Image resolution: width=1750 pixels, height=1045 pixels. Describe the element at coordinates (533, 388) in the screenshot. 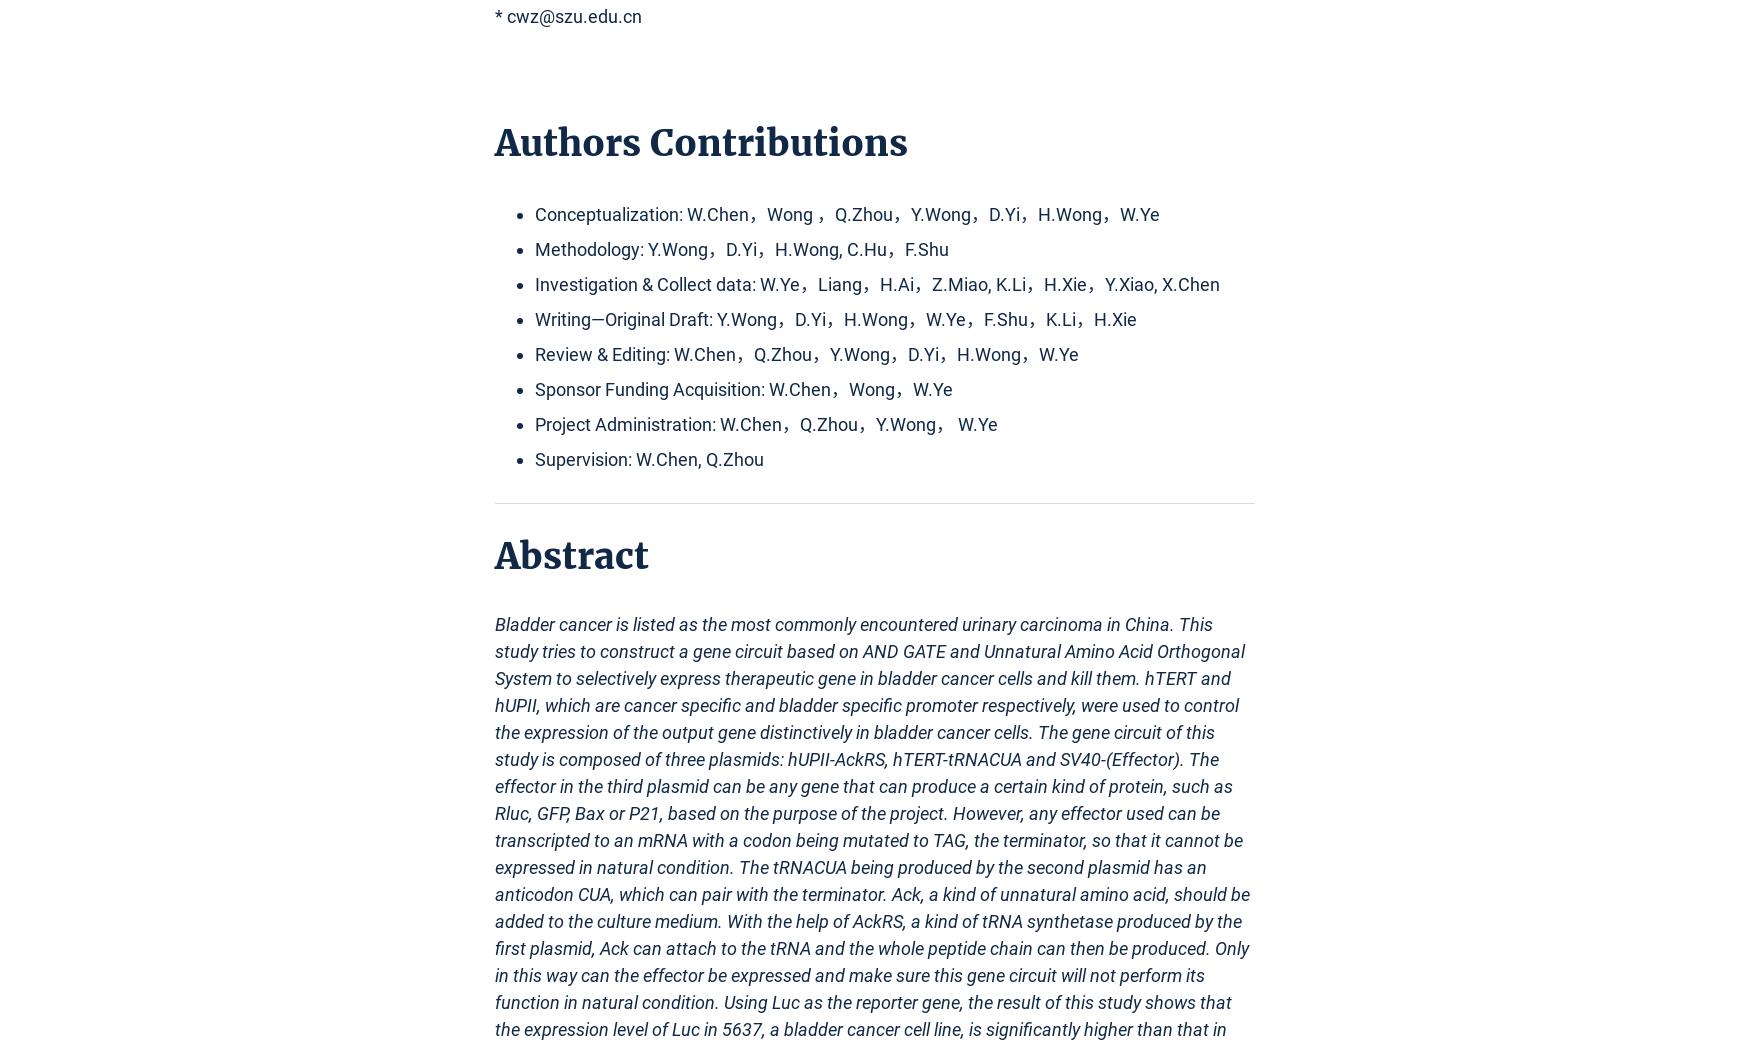

I see `'Sponsor Funding Acquisition: W.Chen，Wong，W.Ye'` at that location.